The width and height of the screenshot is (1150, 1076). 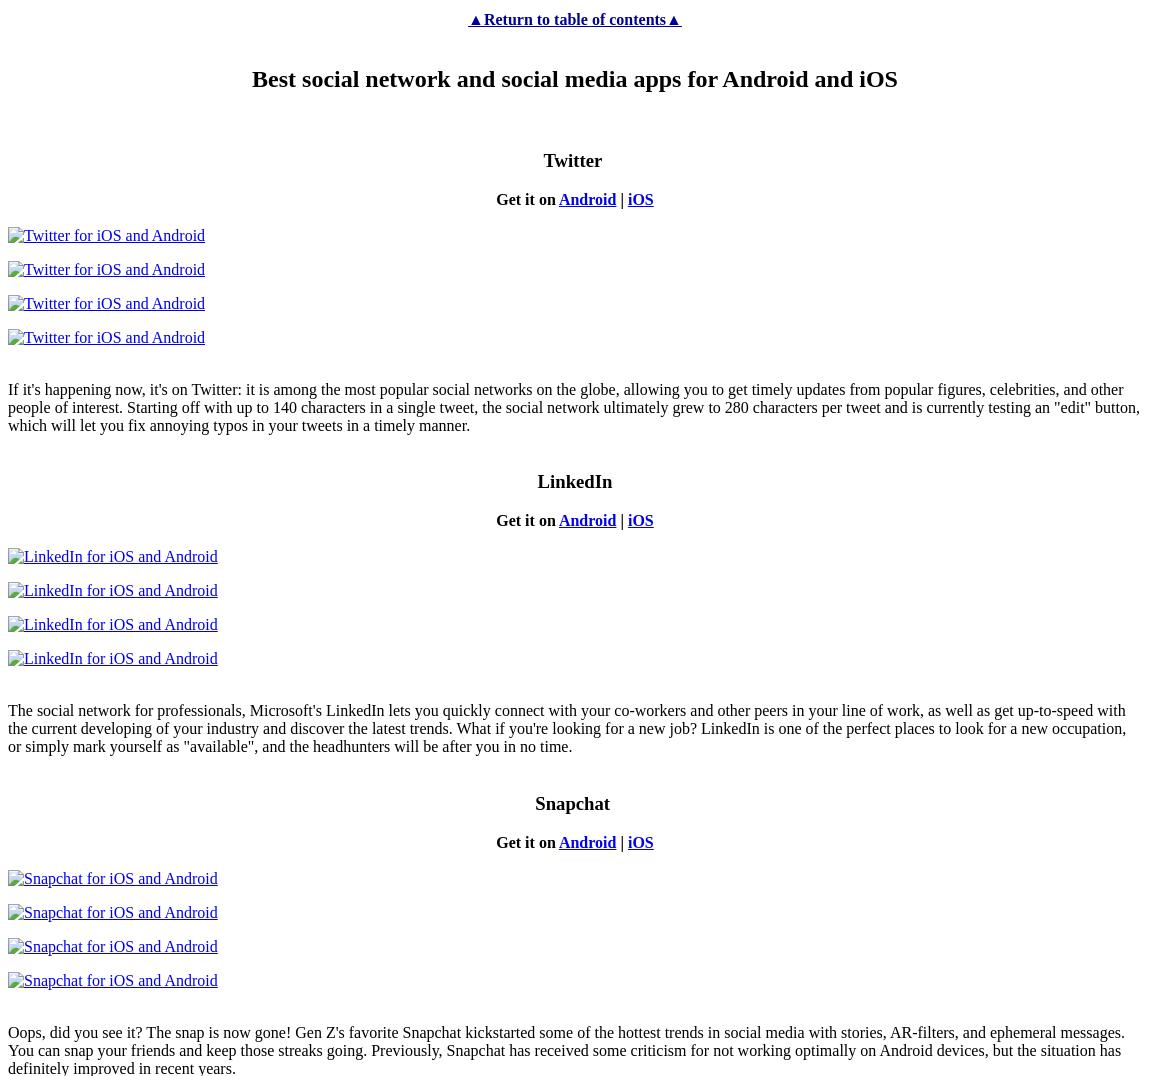 I want to click on 'If it's happening now, it's on Twitter: it is among the most popular social networks on the globe, allowing you to get timely updates from popular figures, celebrities, and other people of interest. Starting off with up to 140 characters in a single tweet, the social network ultimately grew to 280 characters per tweet and is currently testing an "edit" button, which will let you fix annoying typos in your tweets in a timely manner.', so click(x=573, y=406).